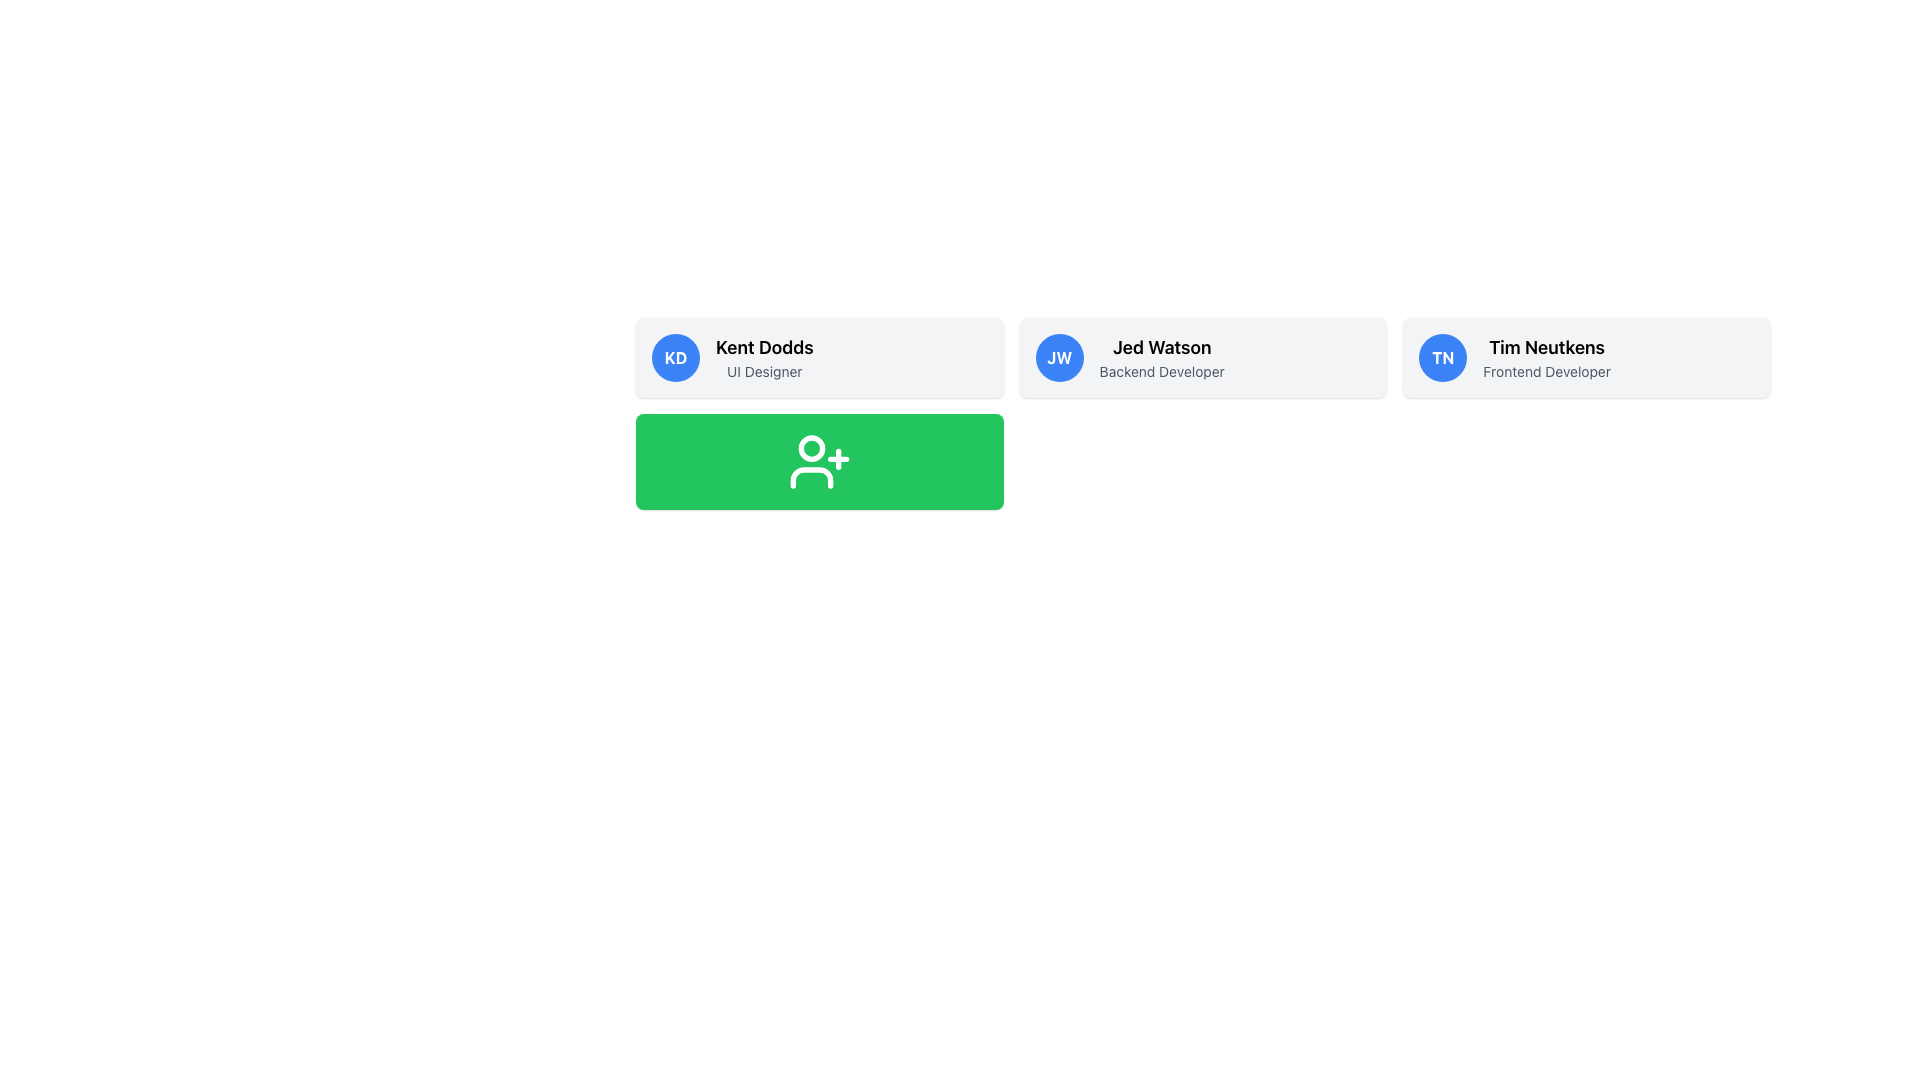 The height and width of the screenshot is (1080, 1920). Describe the element at coordinates (763, 371) in the screenshot. I see `the static text label providing the role or title associated with 'Kent Dodds' located below his name in the user profile card` at that location.